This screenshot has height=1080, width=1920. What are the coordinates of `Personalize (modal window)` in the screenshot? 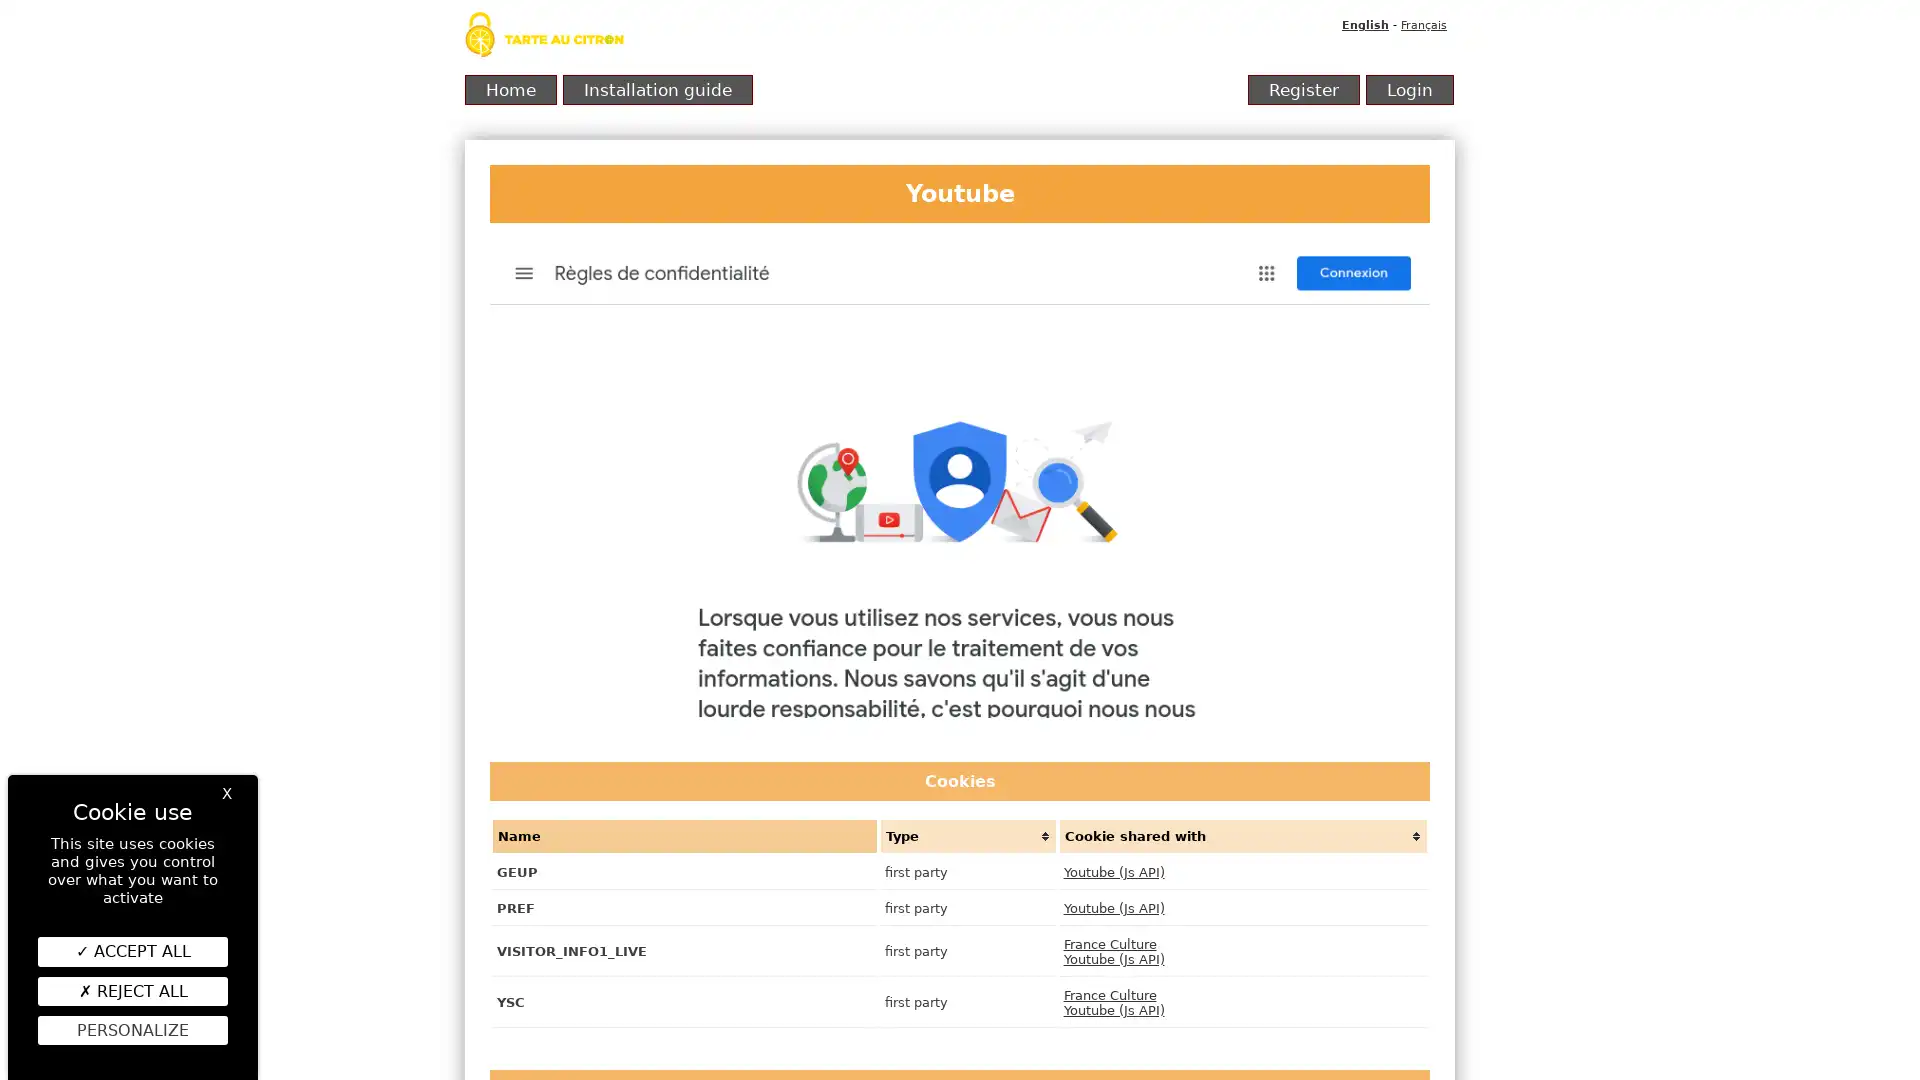 It's located at (132, 1029).